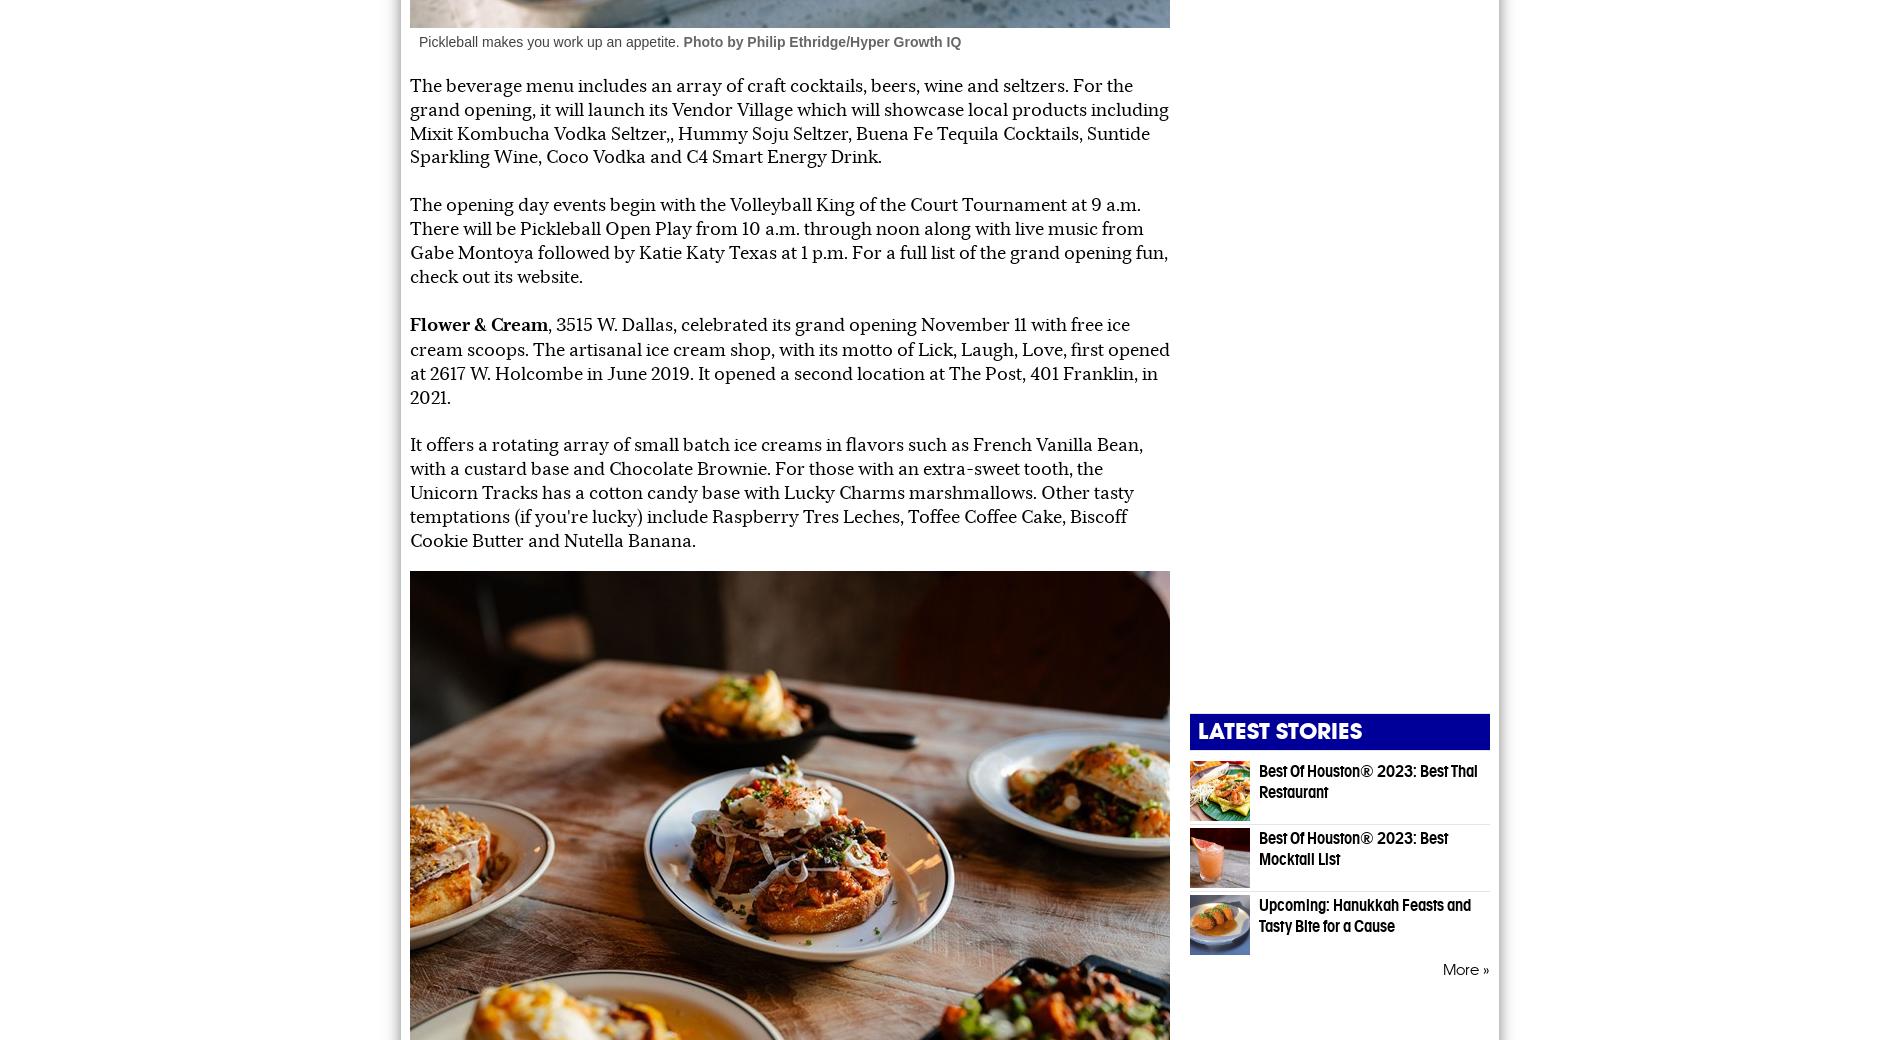 The width and height of the screenshot is (1900, 1040). I want to click on 'Latest Stories', so click(1279, 731).